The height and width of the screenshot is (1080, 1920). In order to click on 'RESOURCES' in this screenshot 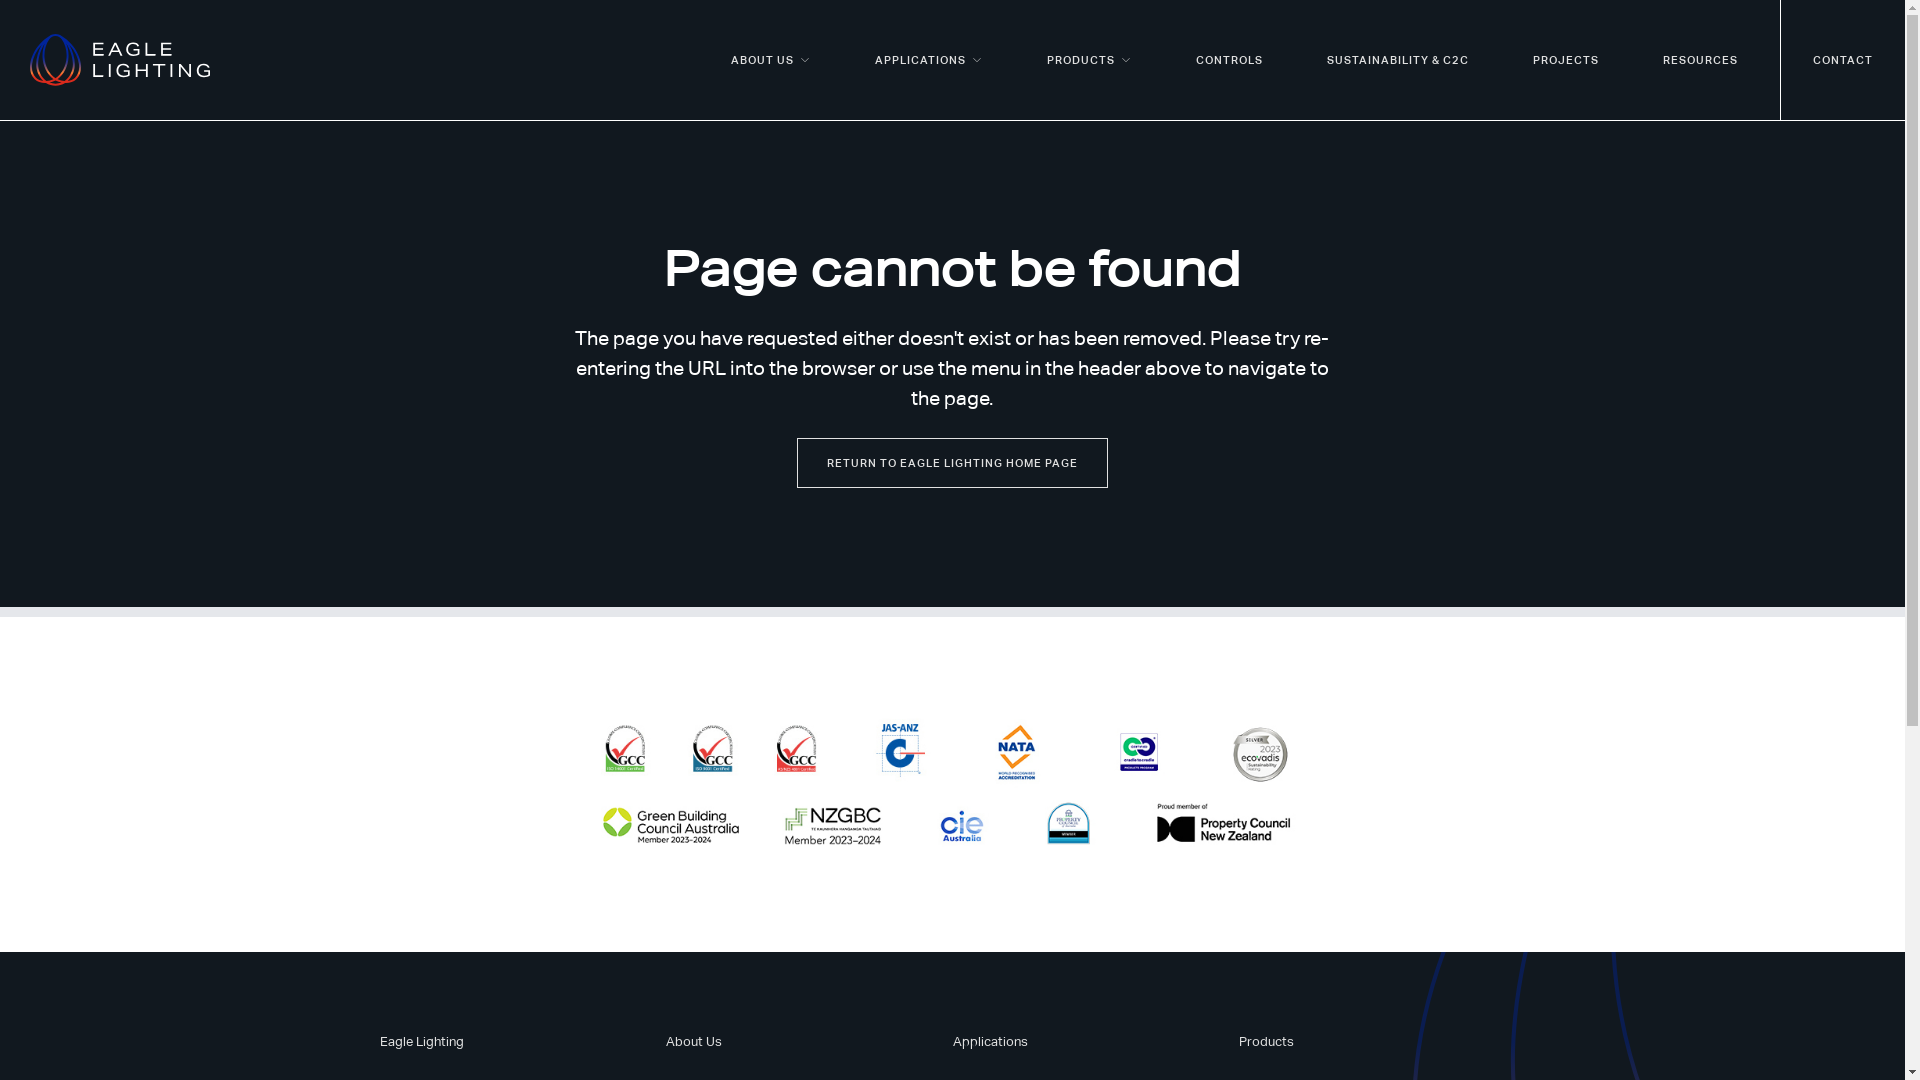, I will do `click(1699, 59)`.